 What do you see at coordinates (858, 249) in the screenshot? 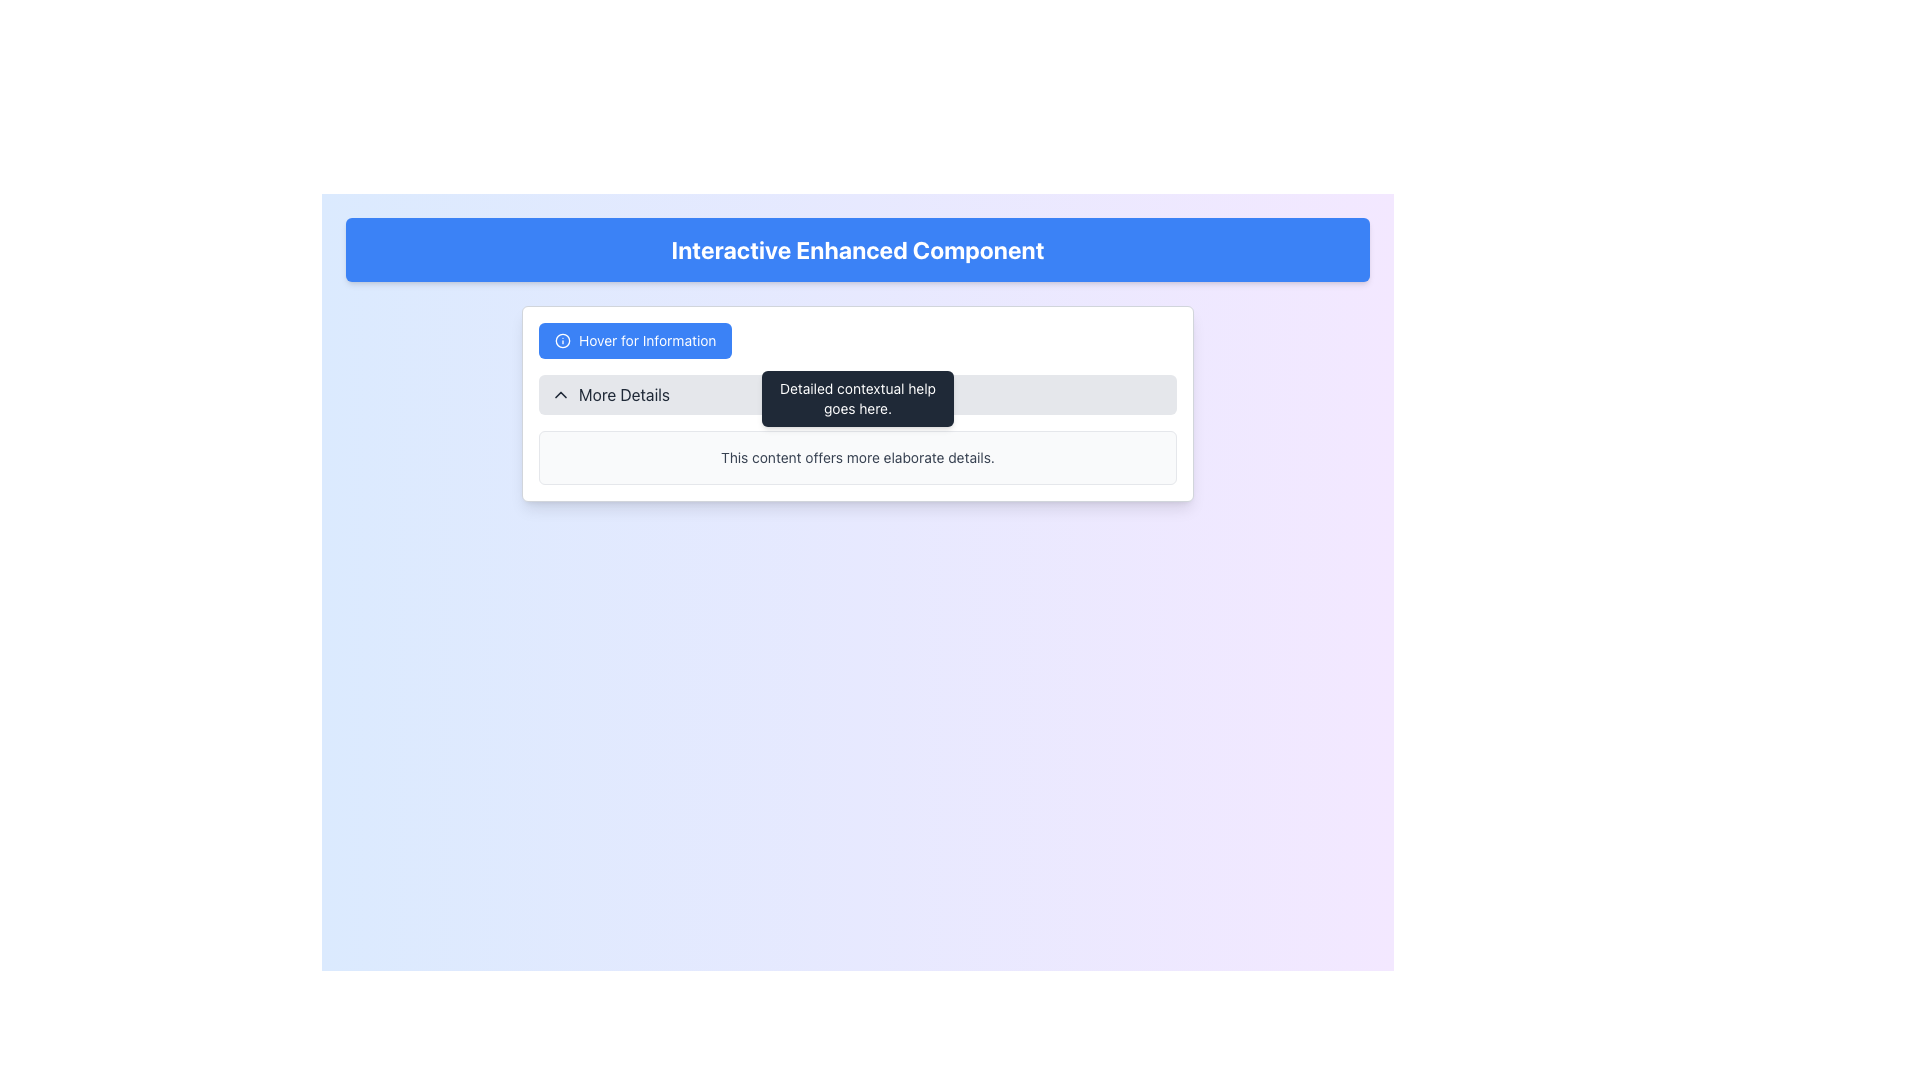
I see `the static text element that serves as a title or header in the center of a horizontal blue bar near the top section of the layout` at bounding box center [858, 249].